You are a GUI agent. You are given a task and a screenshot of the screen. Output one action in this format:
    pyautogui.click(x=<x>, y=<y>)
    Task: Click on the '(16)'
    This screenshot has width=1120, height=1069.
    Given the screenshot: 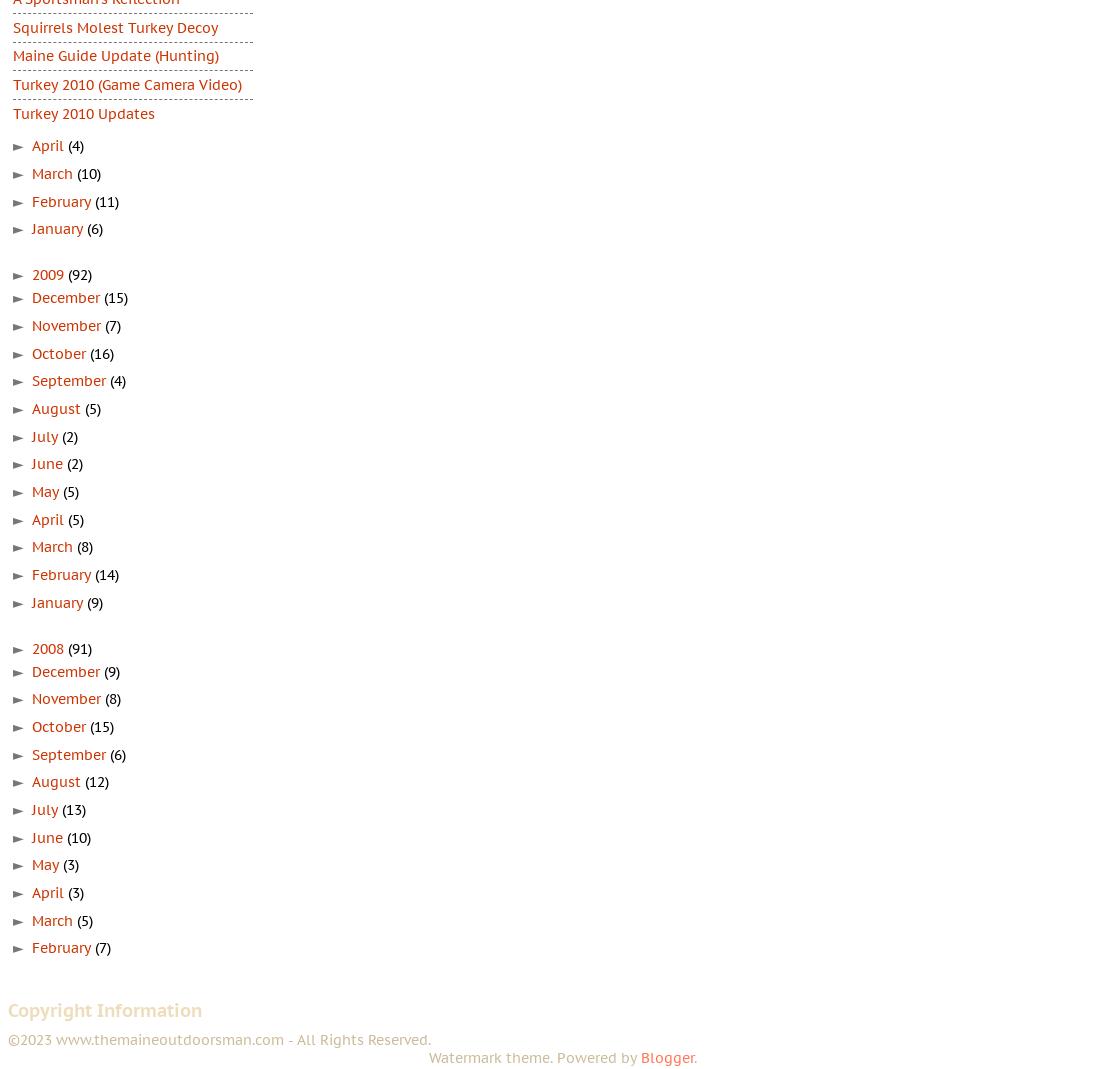 What is the action you would take?
    pyautogui.click(x=102, y=352)
    